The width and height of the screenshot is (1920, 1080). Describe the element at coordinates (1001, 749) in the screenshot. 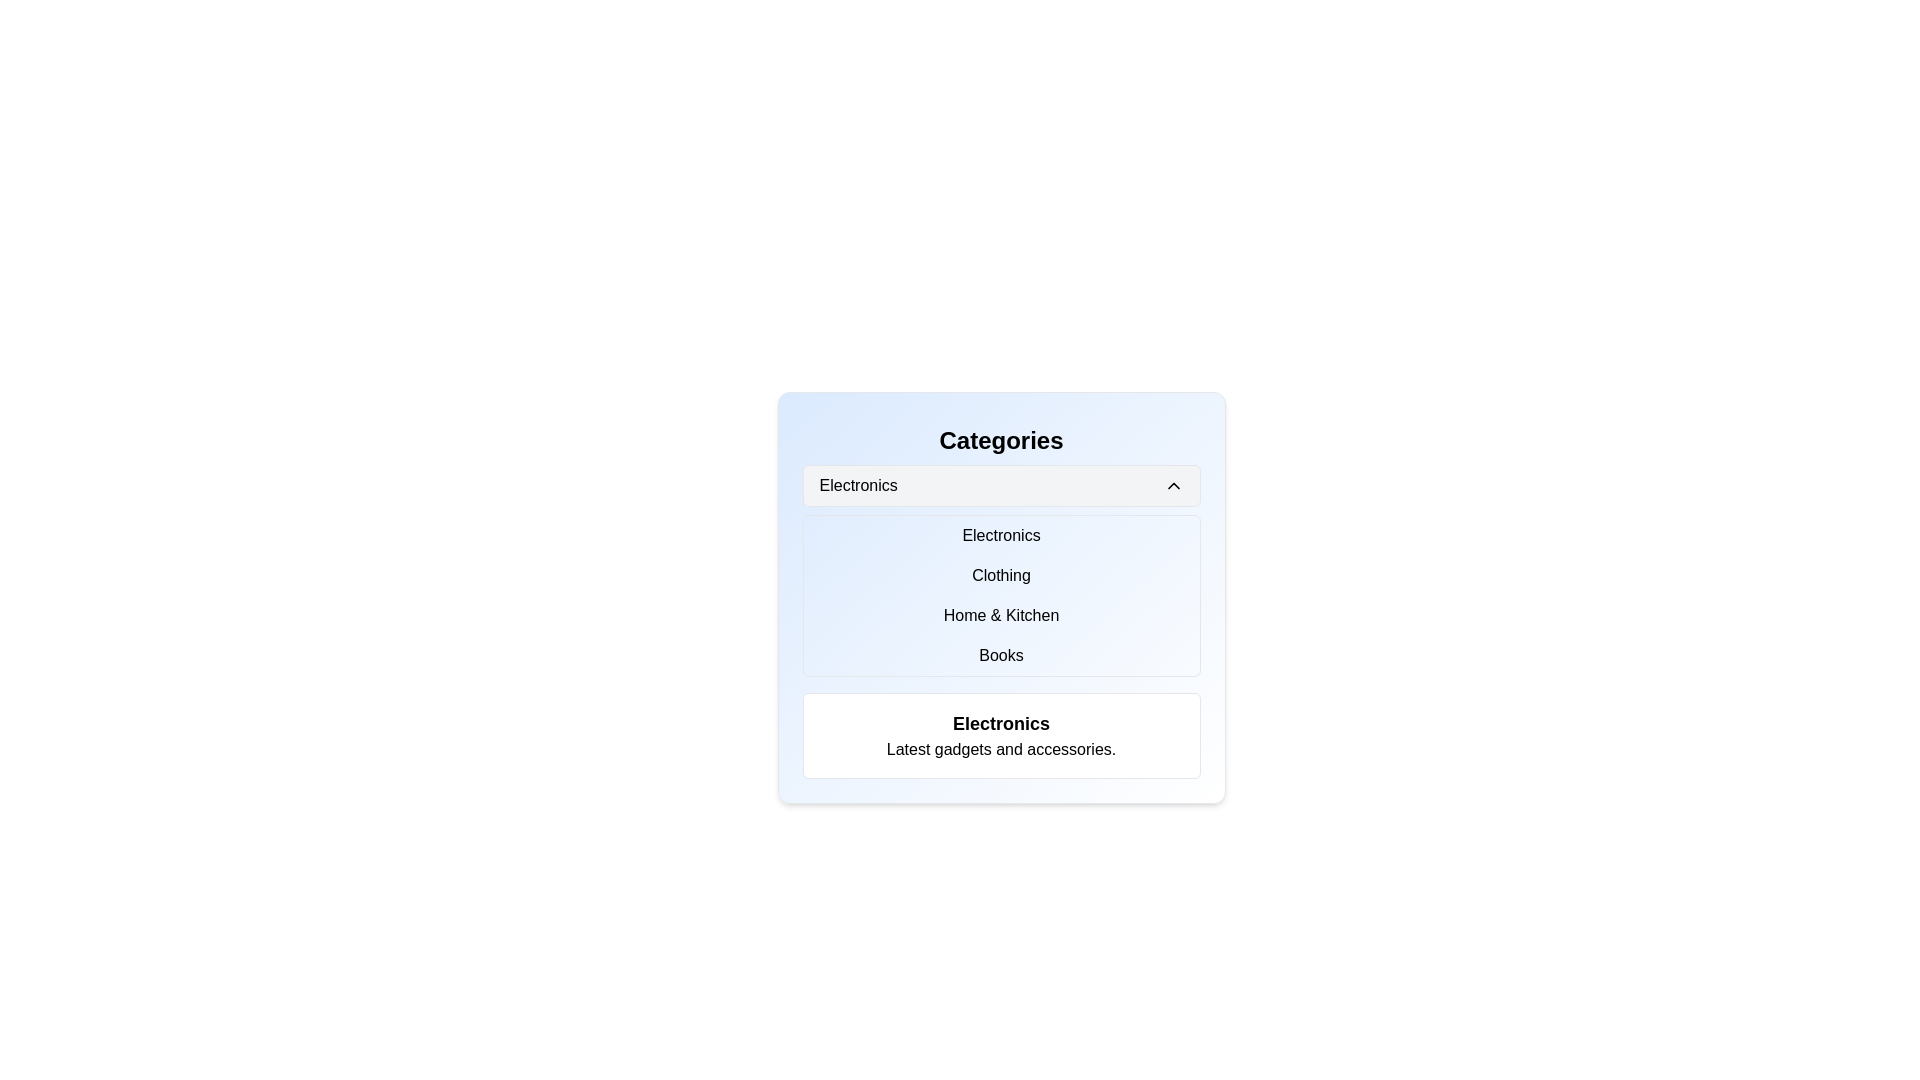

I see `the text label that reads 'Latest gadgets and accessories.' which is centrally aligned beneath the bold section header 'Electronics' in a white rounded rectangular box` at that location.